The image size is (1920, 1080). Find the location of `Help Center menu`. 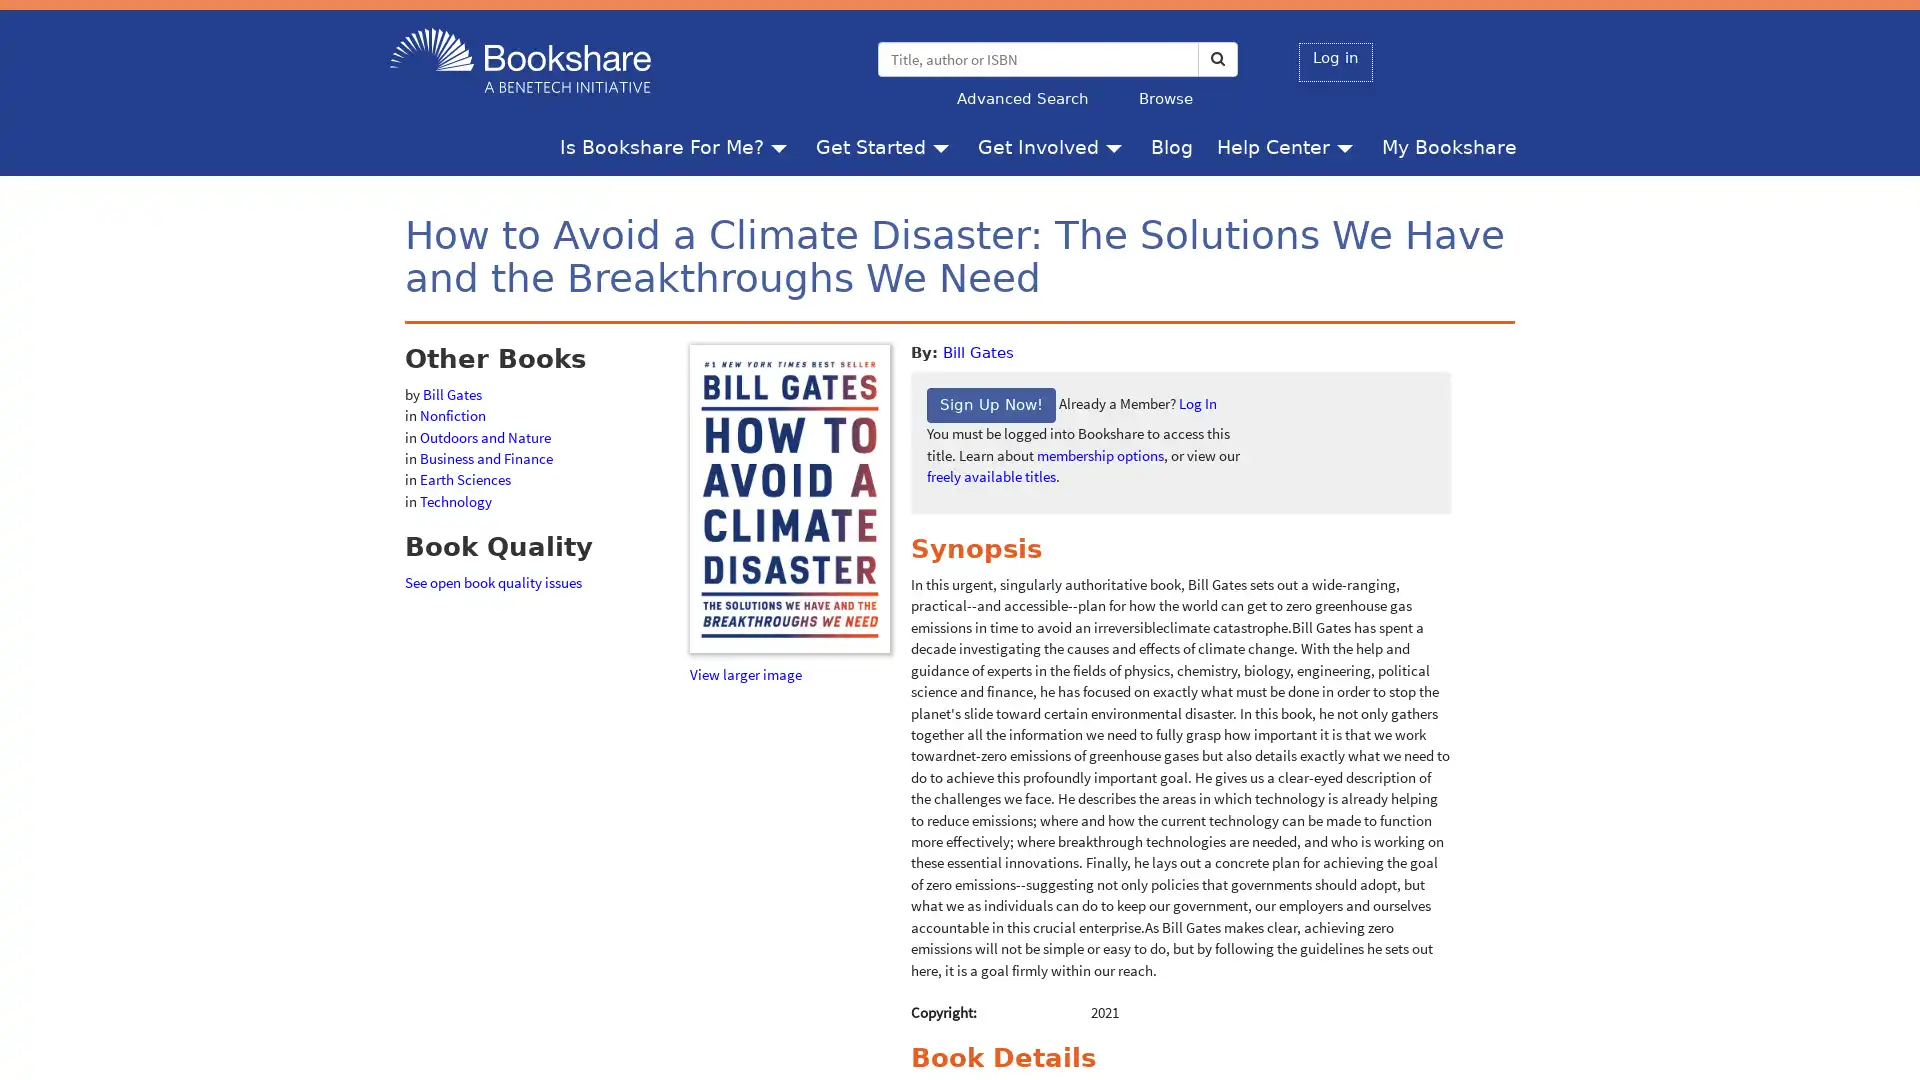

Help Center menu is located at coordinates (1349, 145).